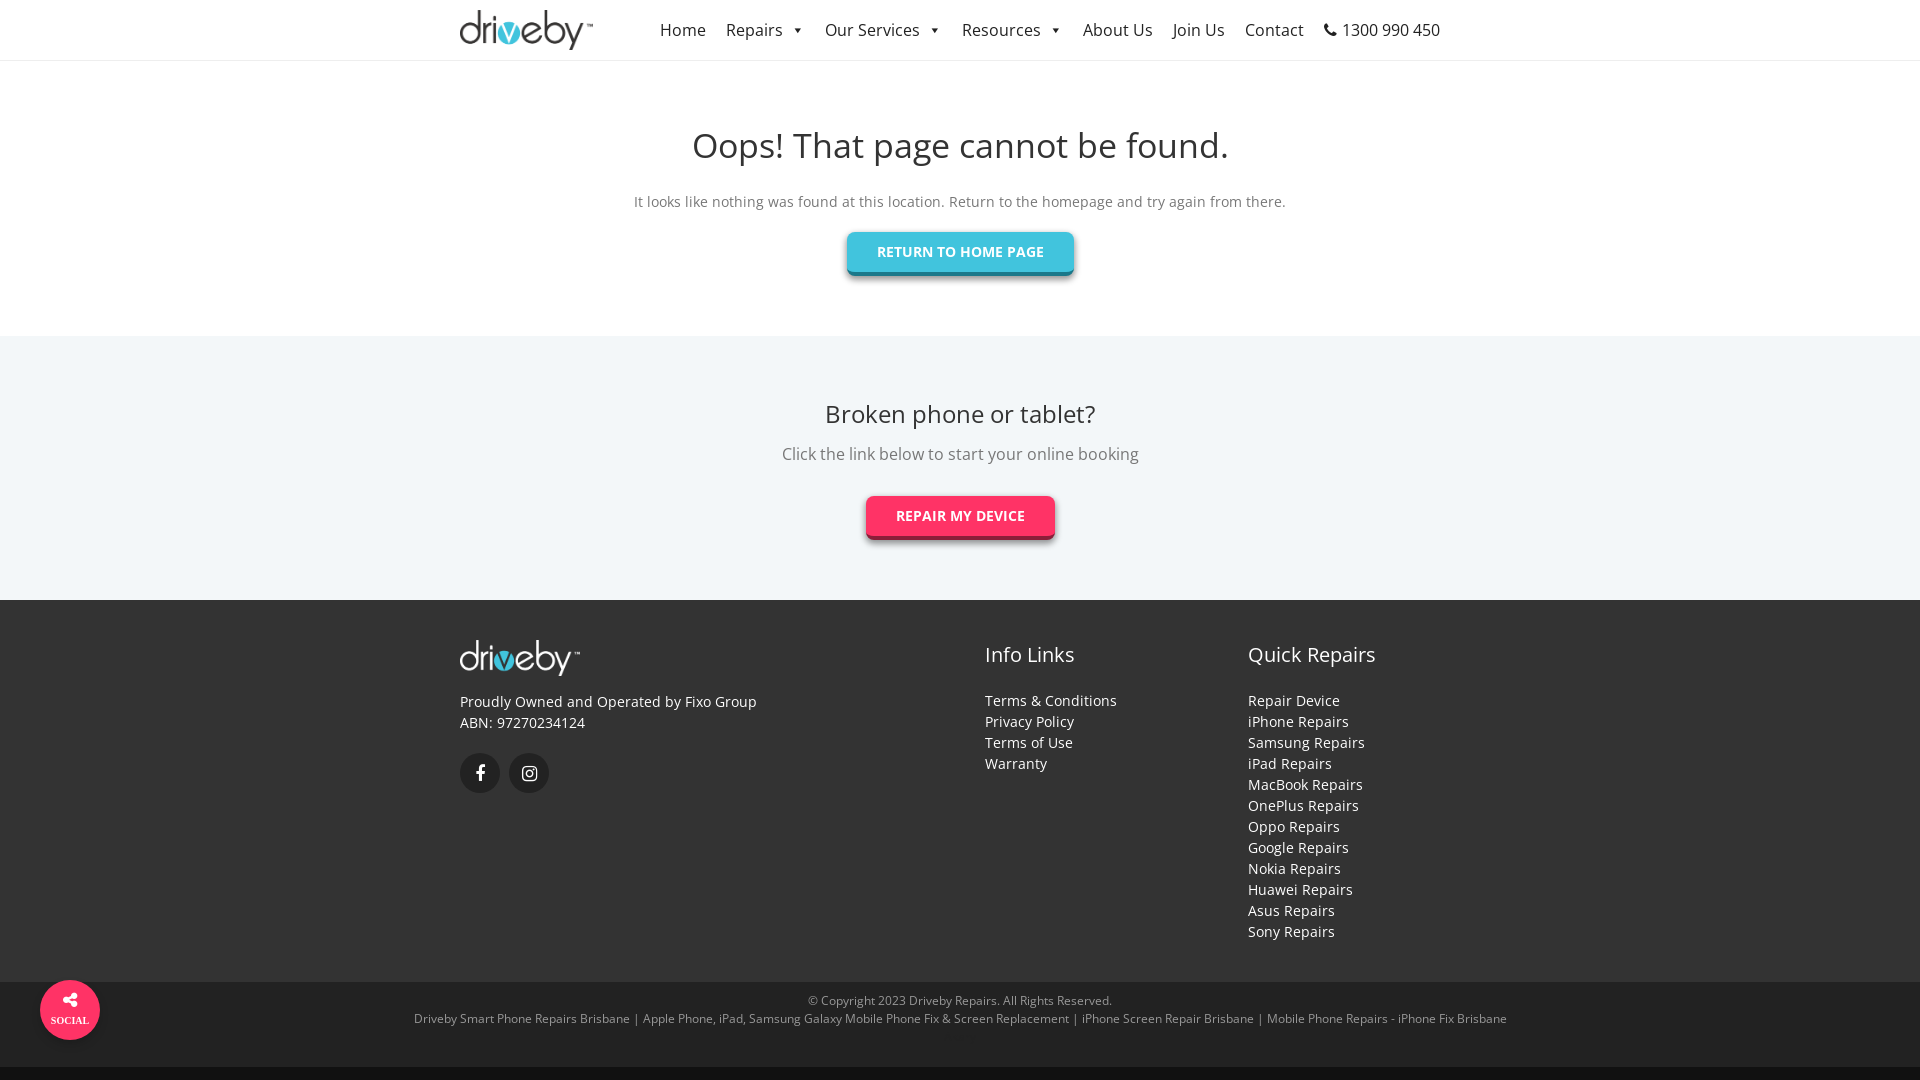 This screenshot has height=1080, width=1920. What do you see at coordinates (1300, 888) in the screenshot?
I see `'Huawei Repairs'` at bounding box center [1300, 888].